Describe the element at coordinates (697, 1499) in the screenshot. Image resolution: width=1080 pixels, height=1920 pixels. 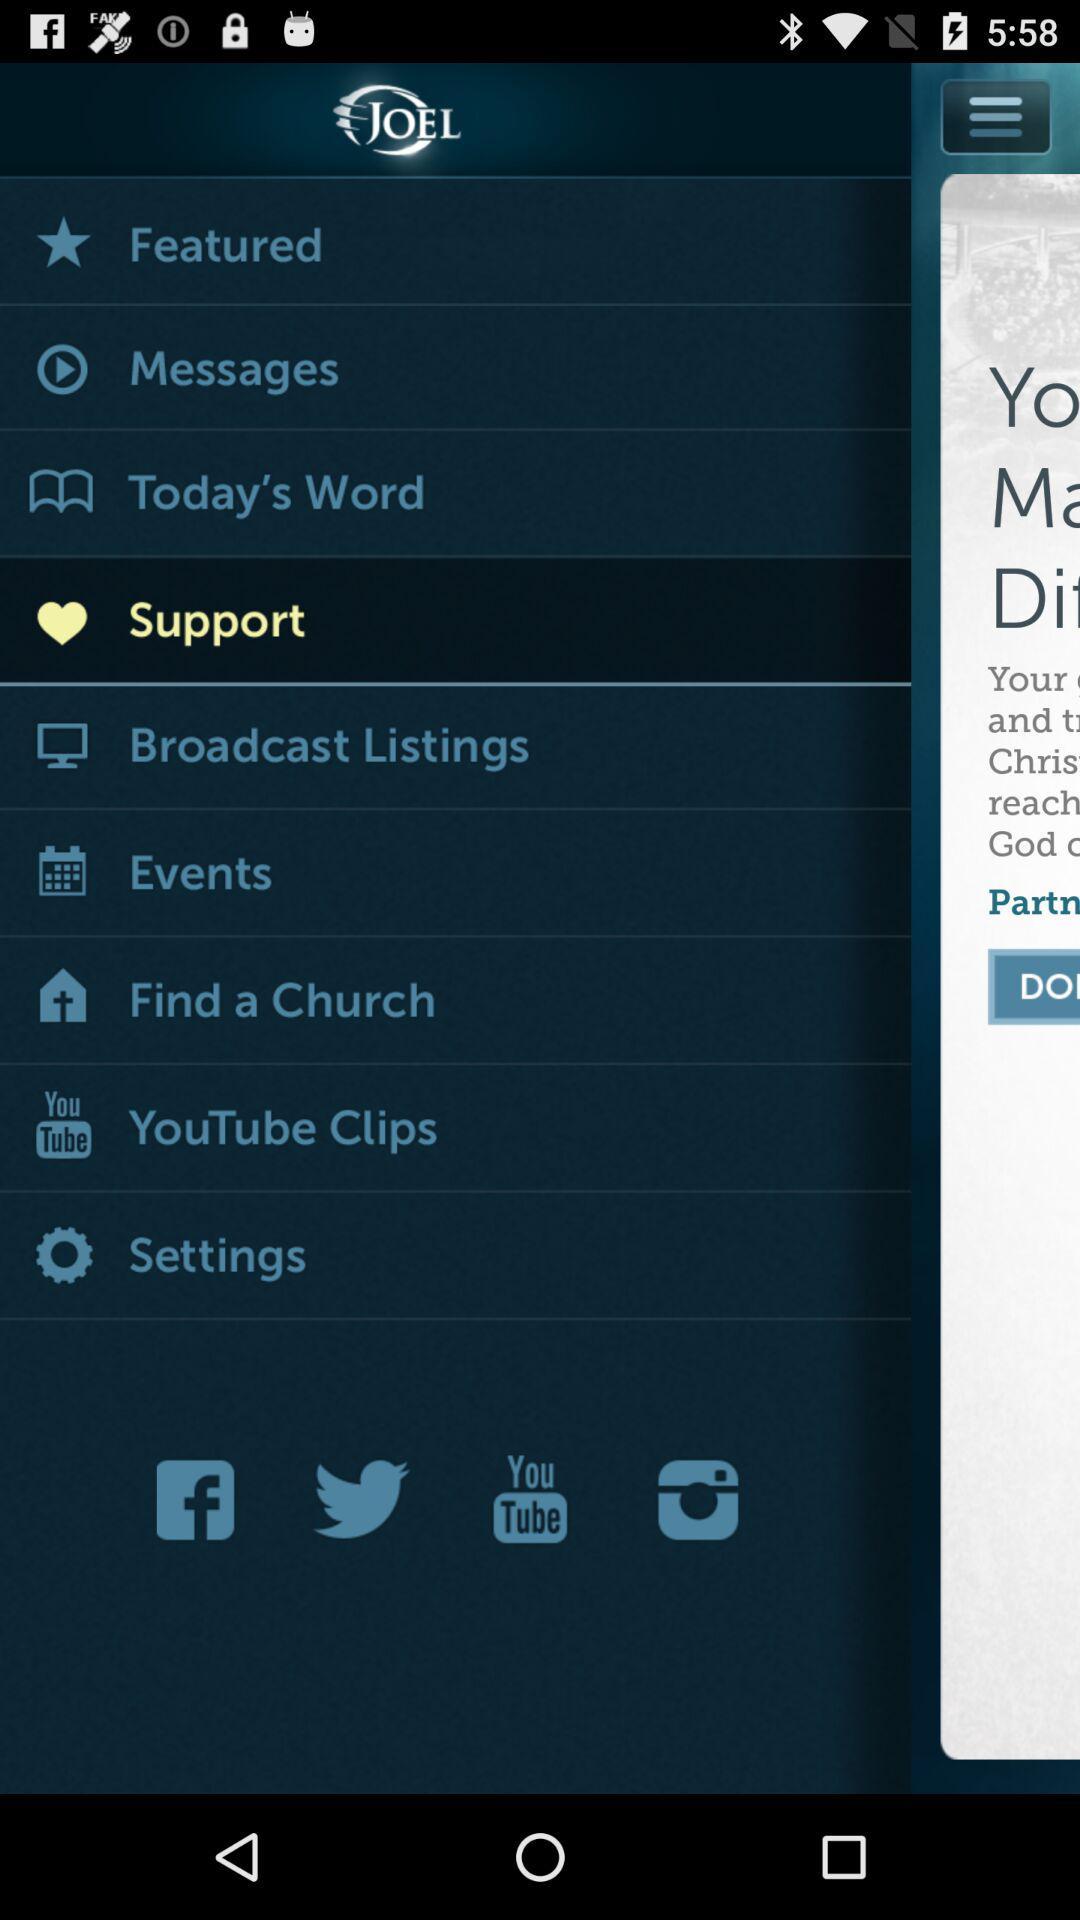
I see `instagram` at that location.